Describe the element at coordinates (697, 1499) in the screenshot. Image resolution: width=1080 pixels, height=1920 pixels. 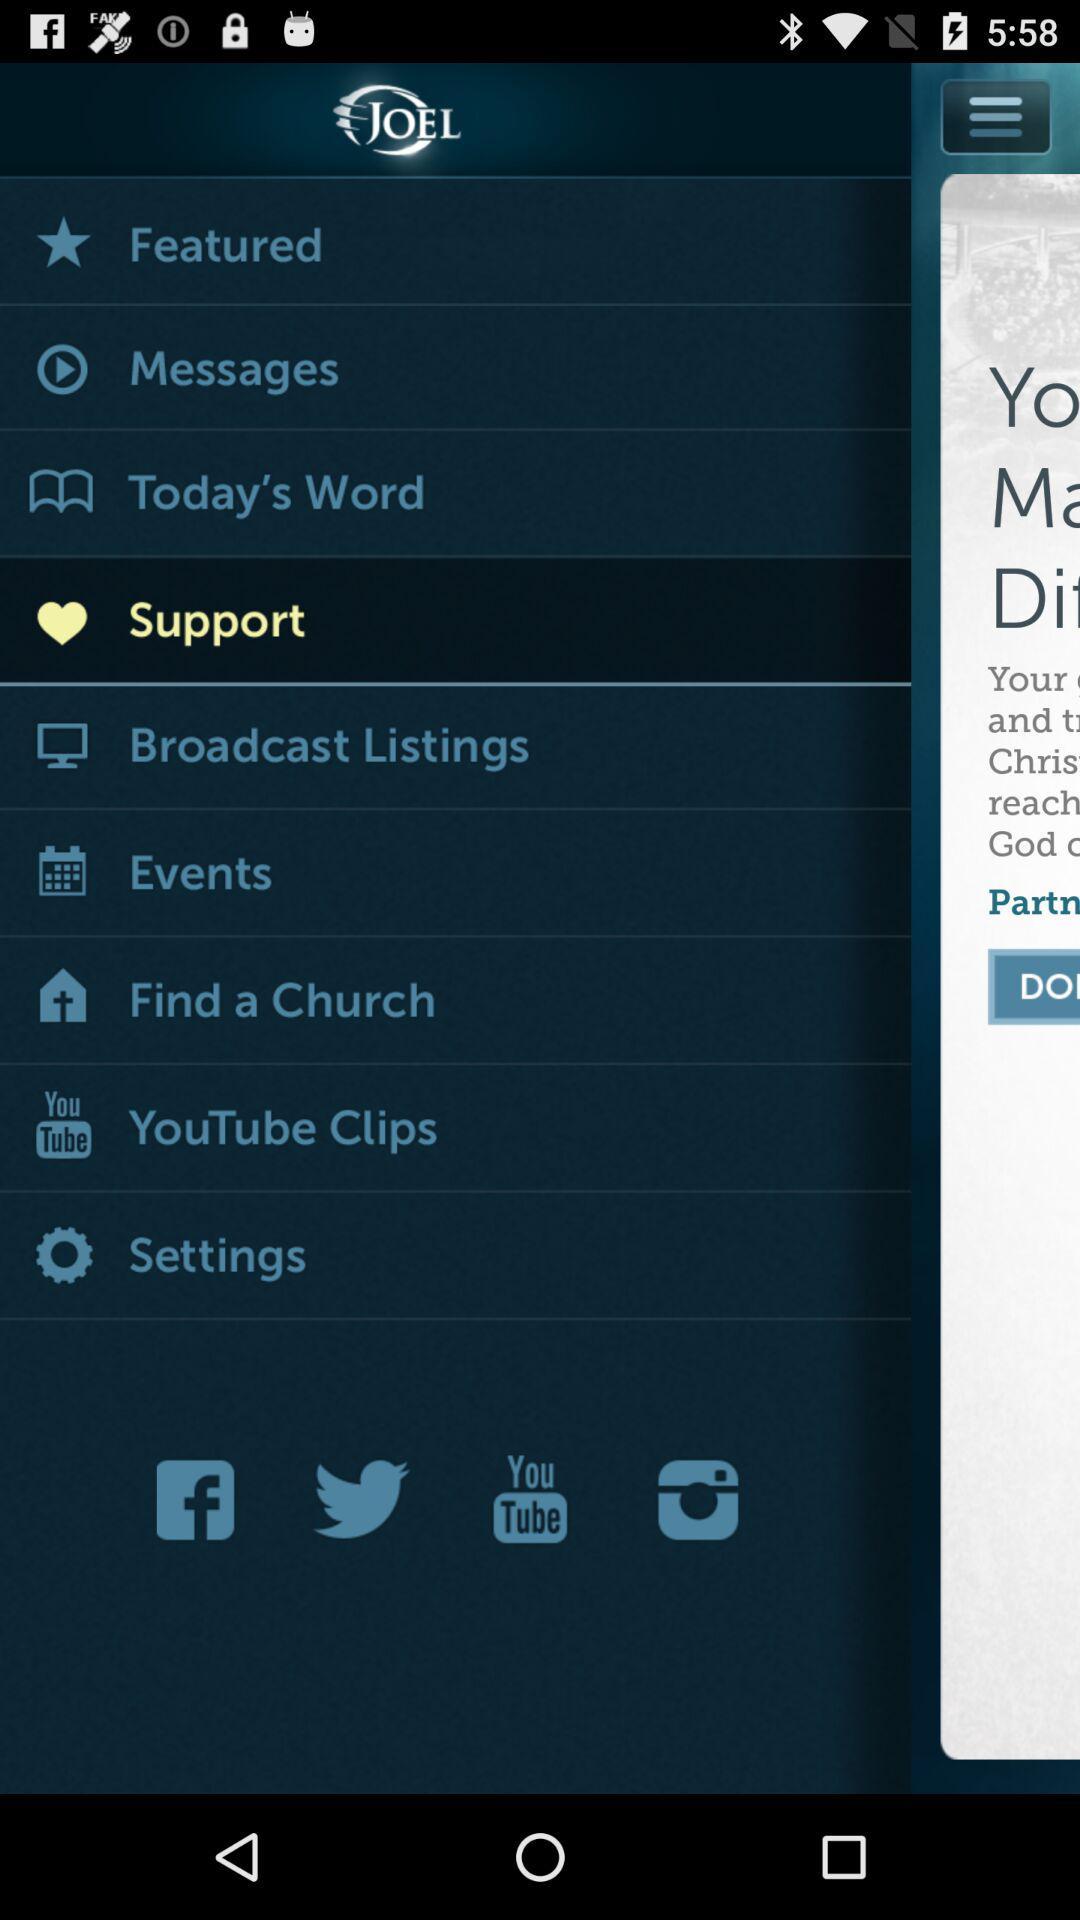
I see `instagram` at that location.